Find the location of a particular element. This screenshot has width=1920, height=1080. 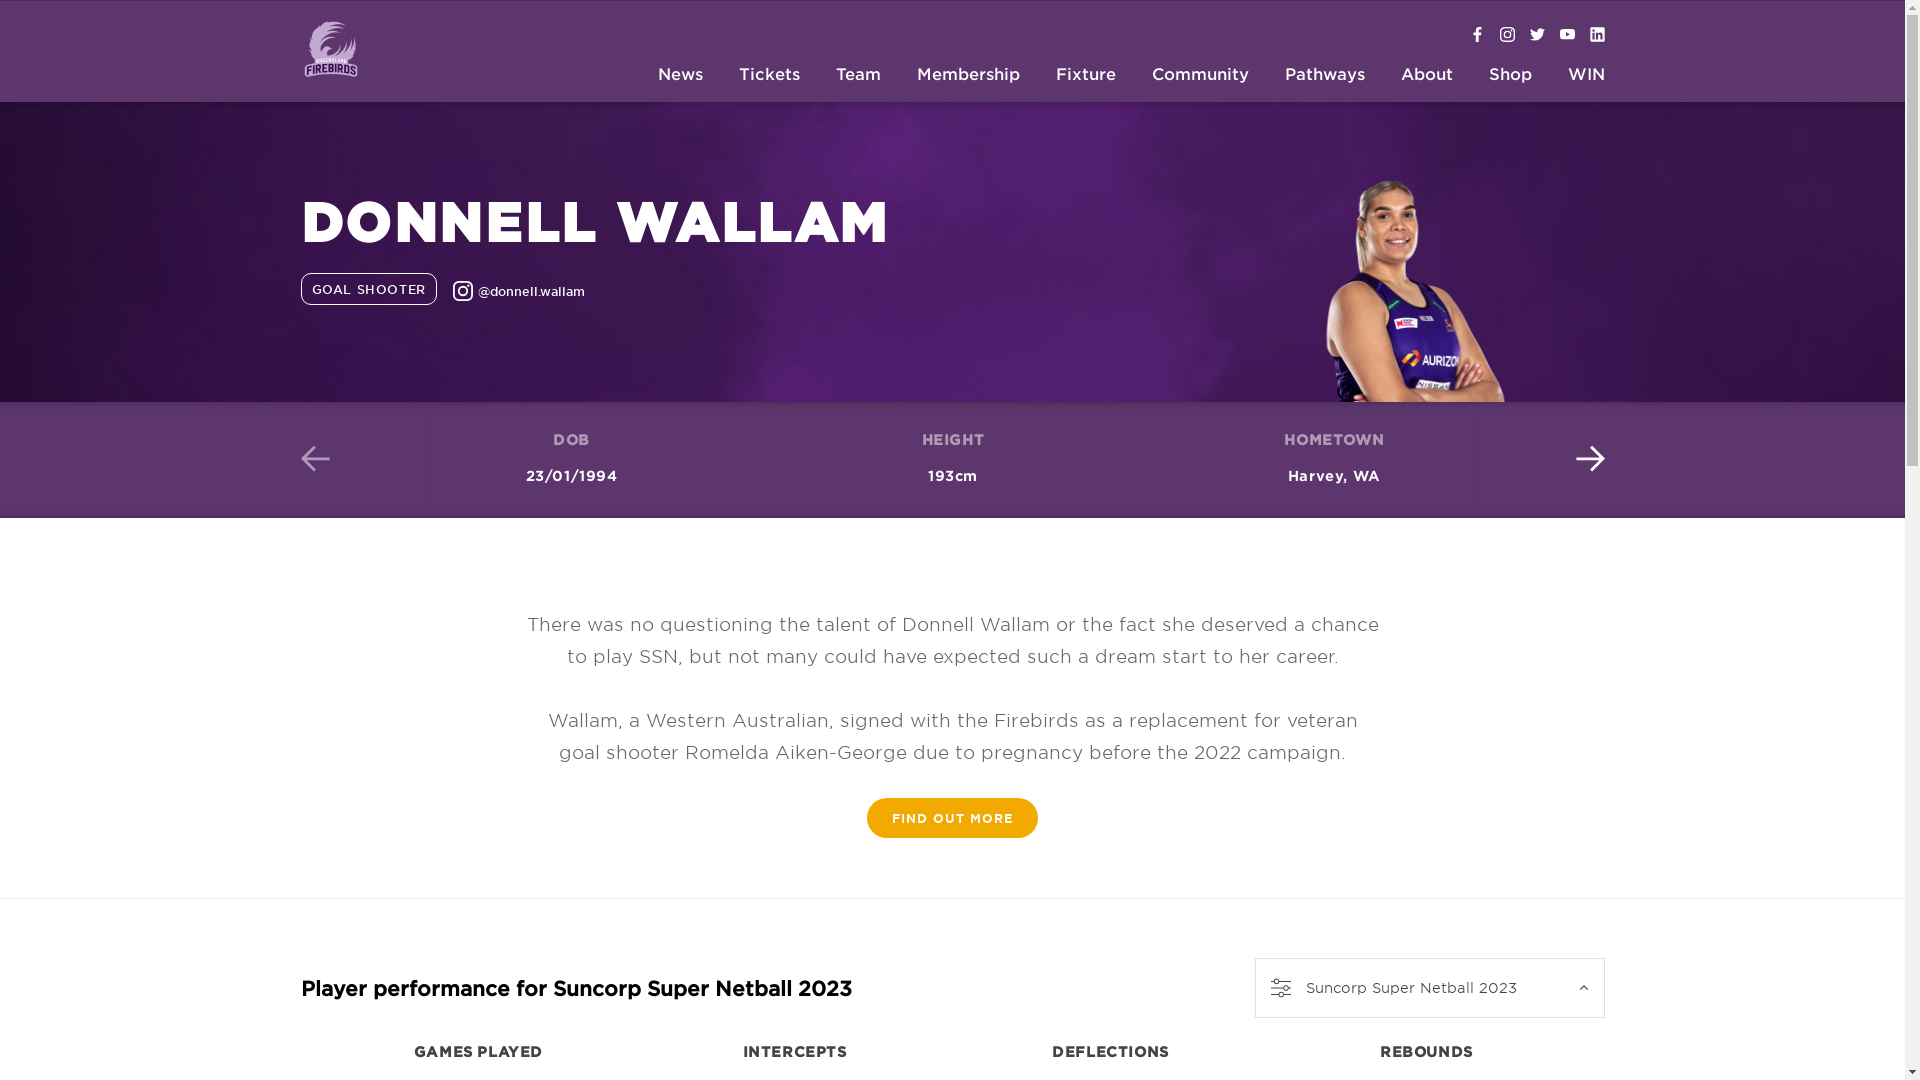

'News' is located at coordinates (679, 75).